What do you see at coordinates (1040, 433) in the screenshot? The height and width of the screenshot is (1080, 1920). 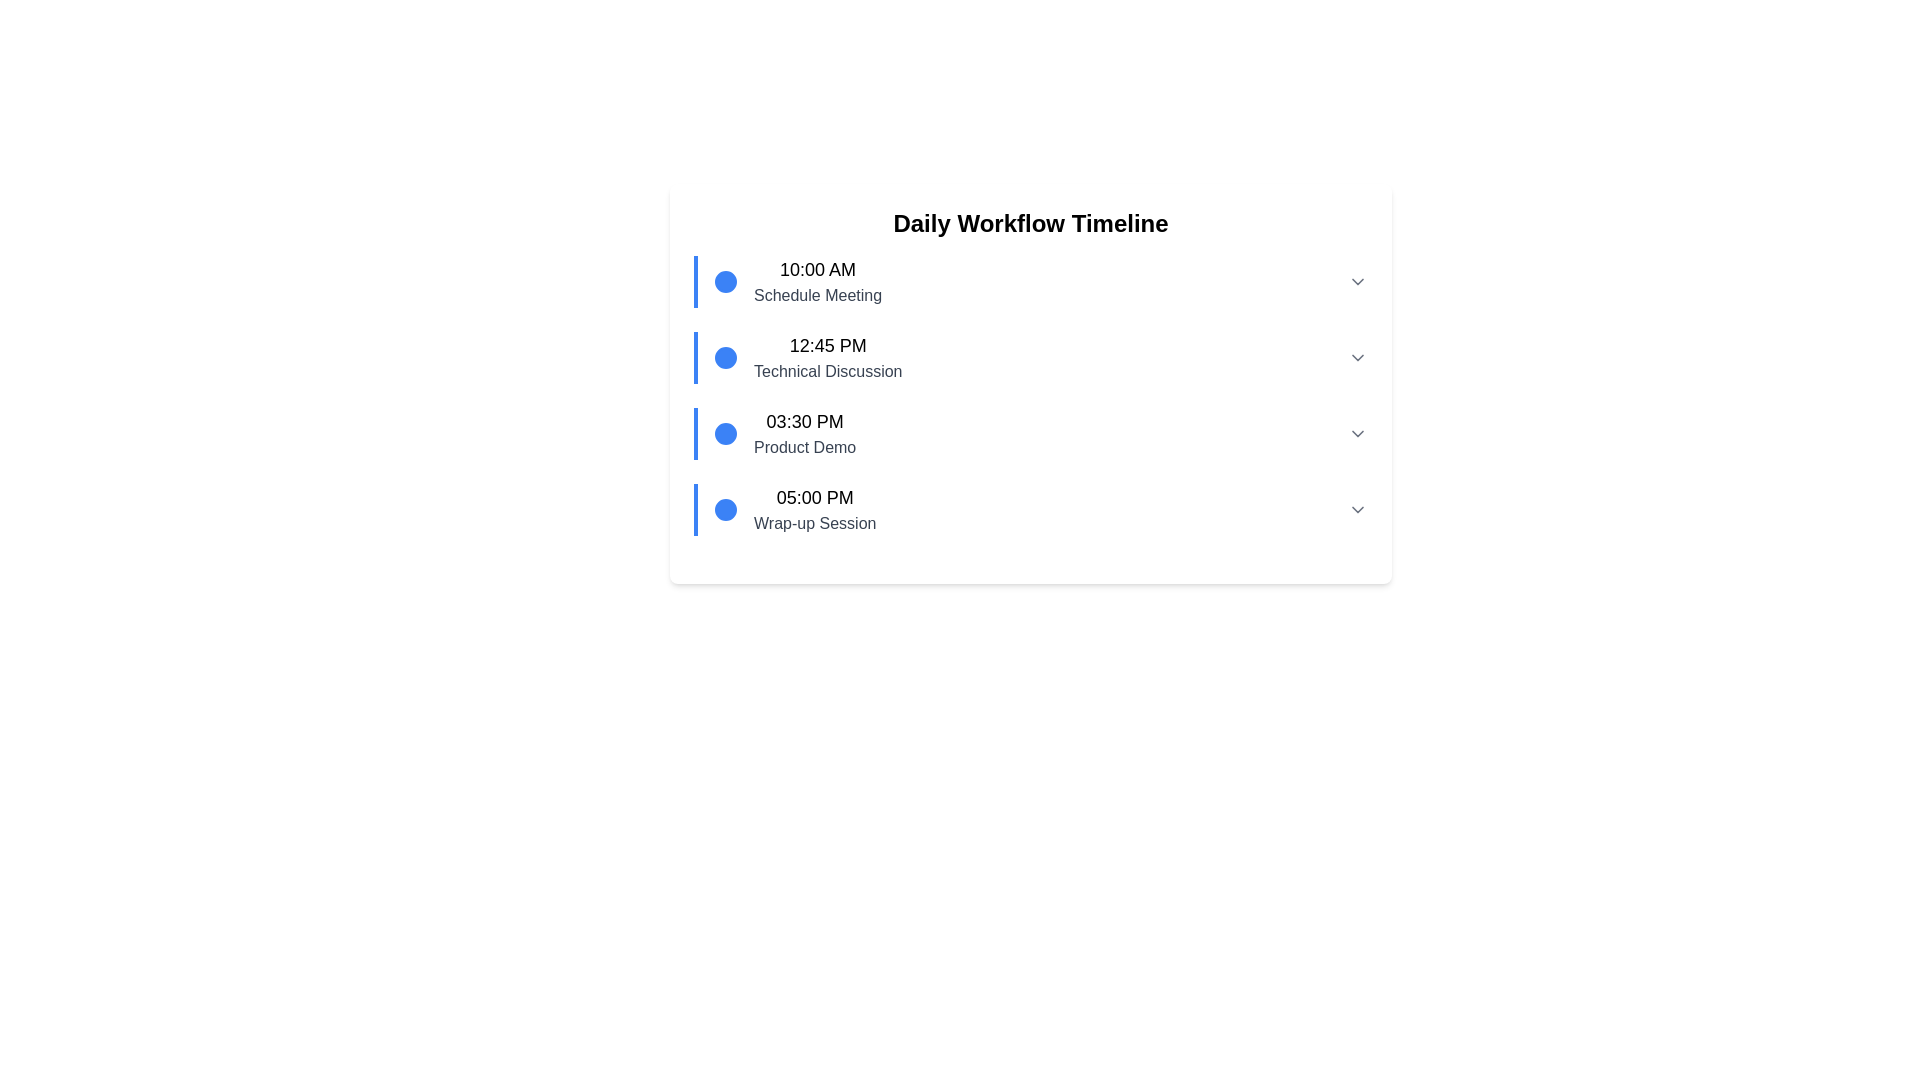 I see `the Timeline entry displaying '03:30 PM' and 'Product Demo' with a dropdown arrow, positioned as the third item in the timeline` at bounding box center [1040, 433].